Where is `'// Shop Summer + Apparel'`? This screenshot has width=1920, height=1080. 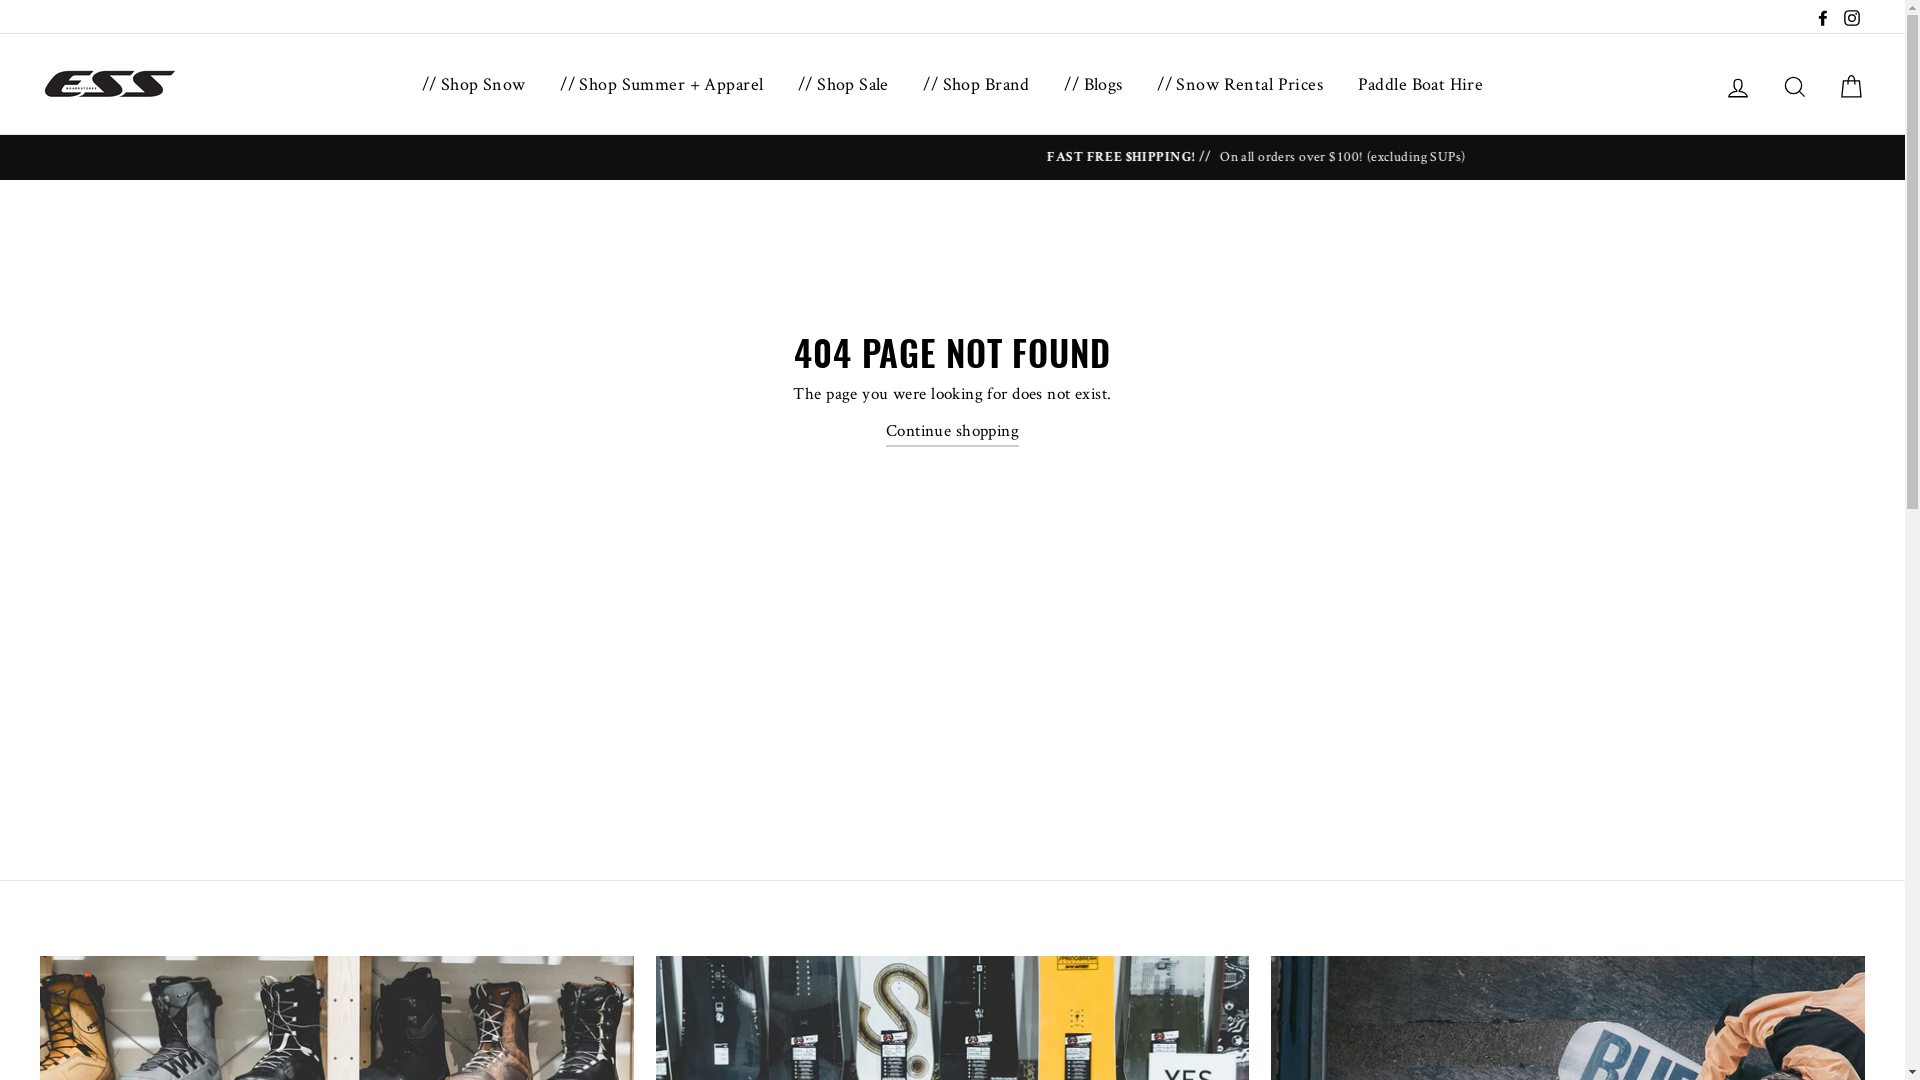
'// Shop Summer + Apparel' is located at coordinates (545, 83).